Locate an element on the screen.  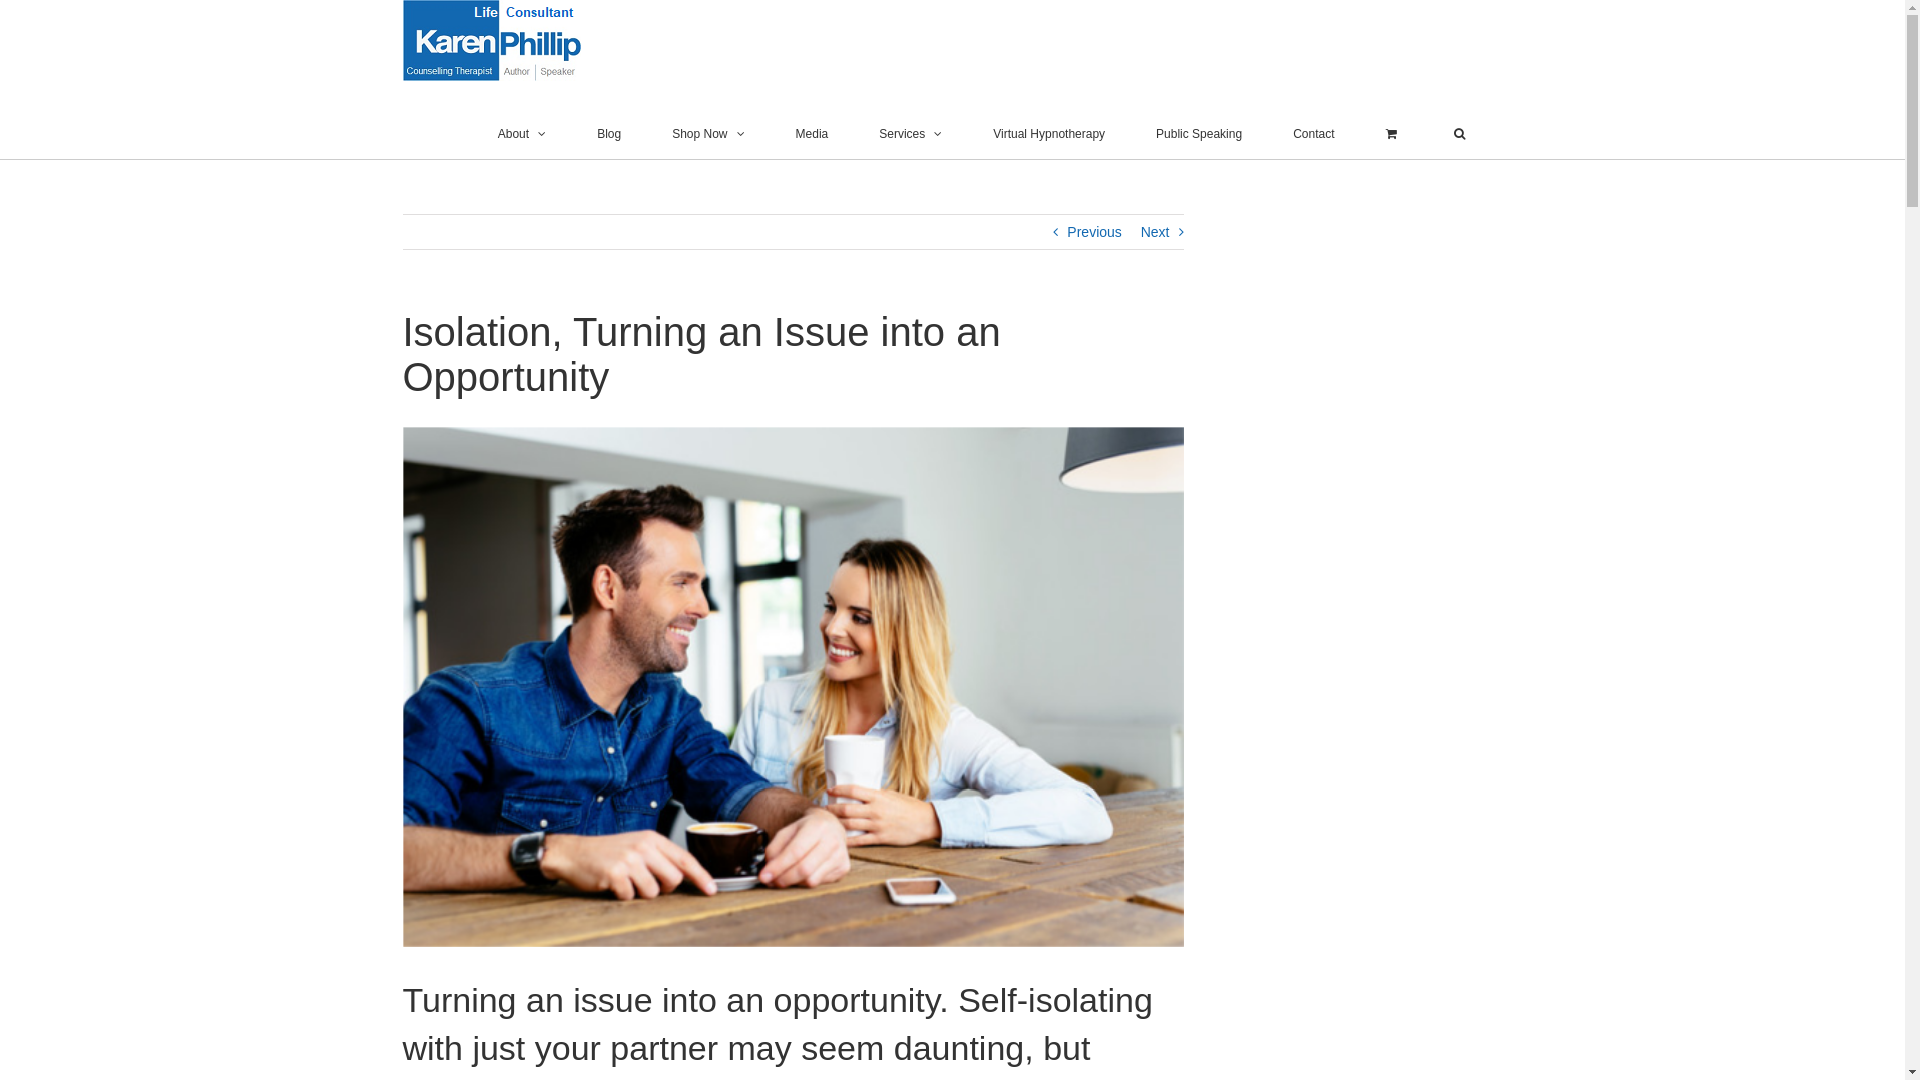
'Services' is located at coordinates (909, 134).